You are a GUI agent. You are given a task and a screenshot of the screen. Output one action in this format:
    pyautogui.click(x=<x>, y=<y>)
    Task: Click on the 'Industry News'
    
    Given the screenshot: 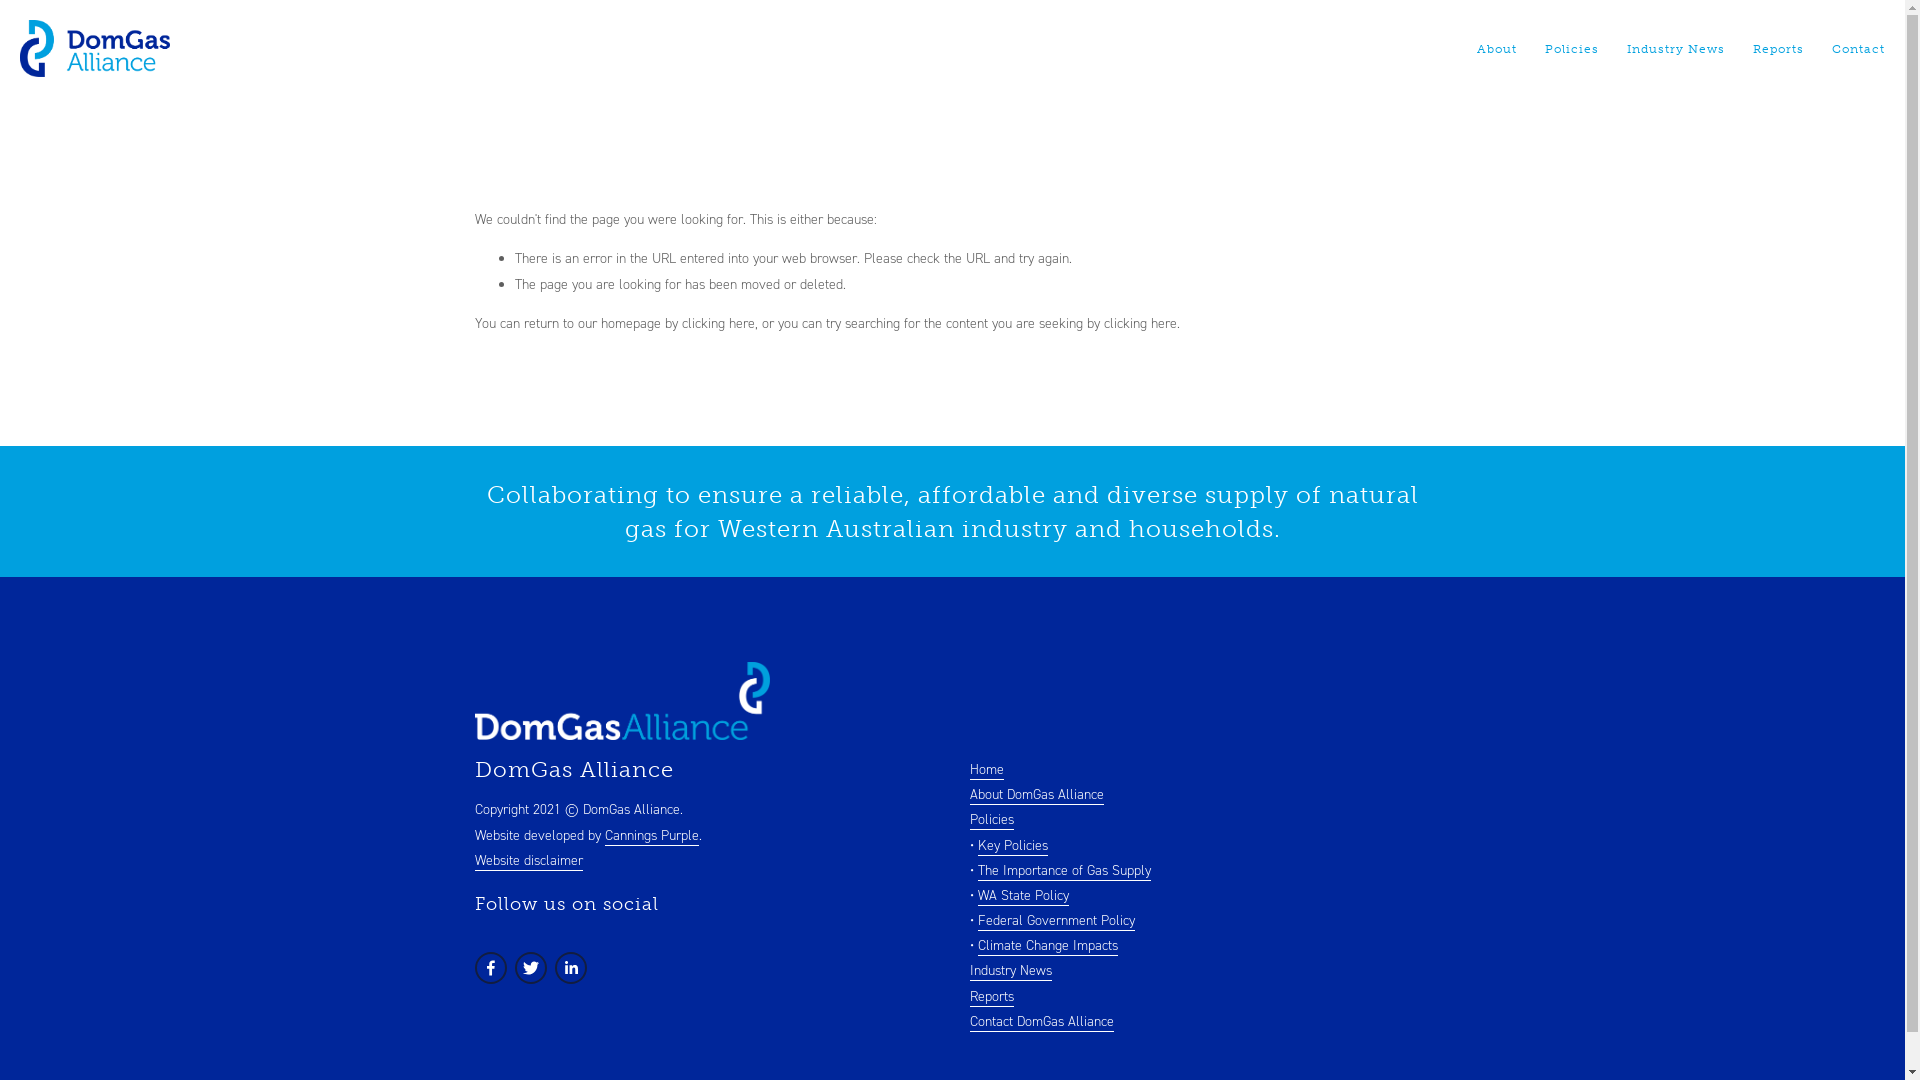 What is the action you would take?
    pyautogui.click(x=1675, y=48)
    